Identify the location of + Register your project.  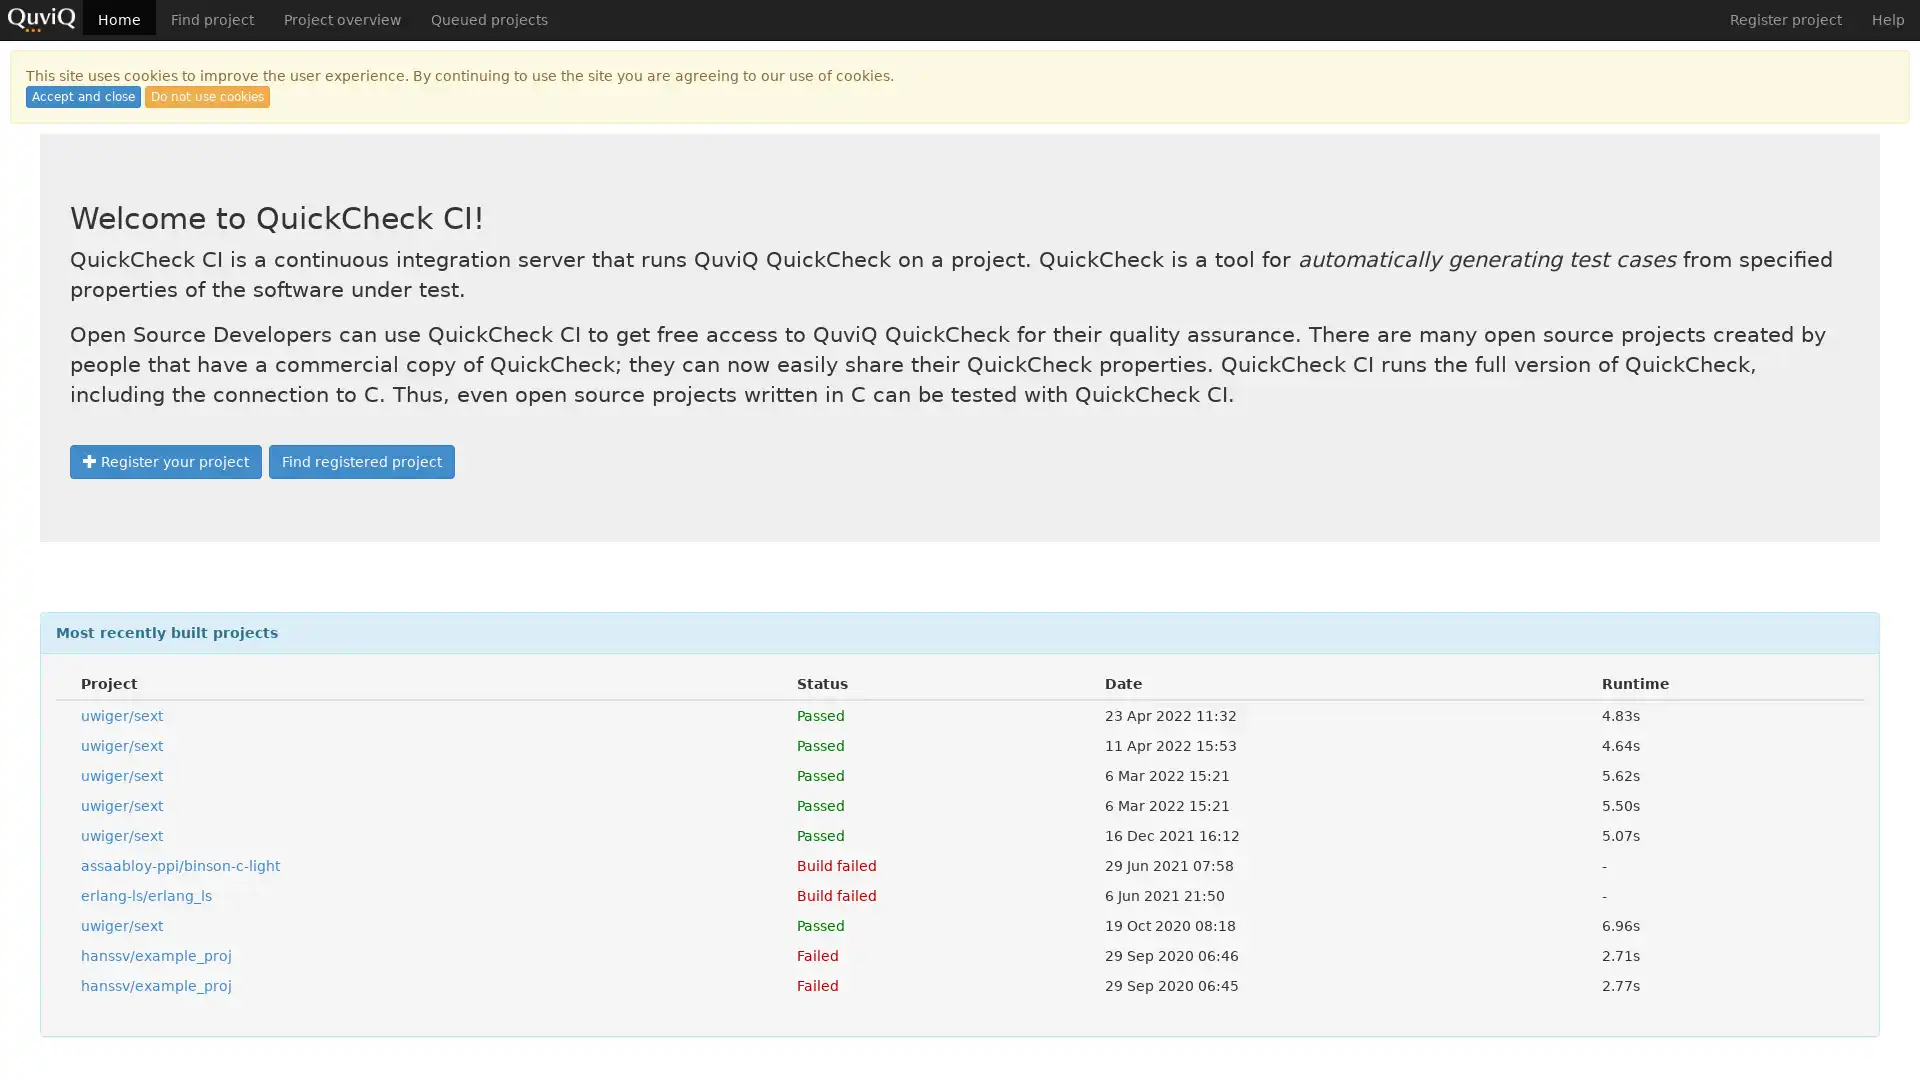
(166, 462).